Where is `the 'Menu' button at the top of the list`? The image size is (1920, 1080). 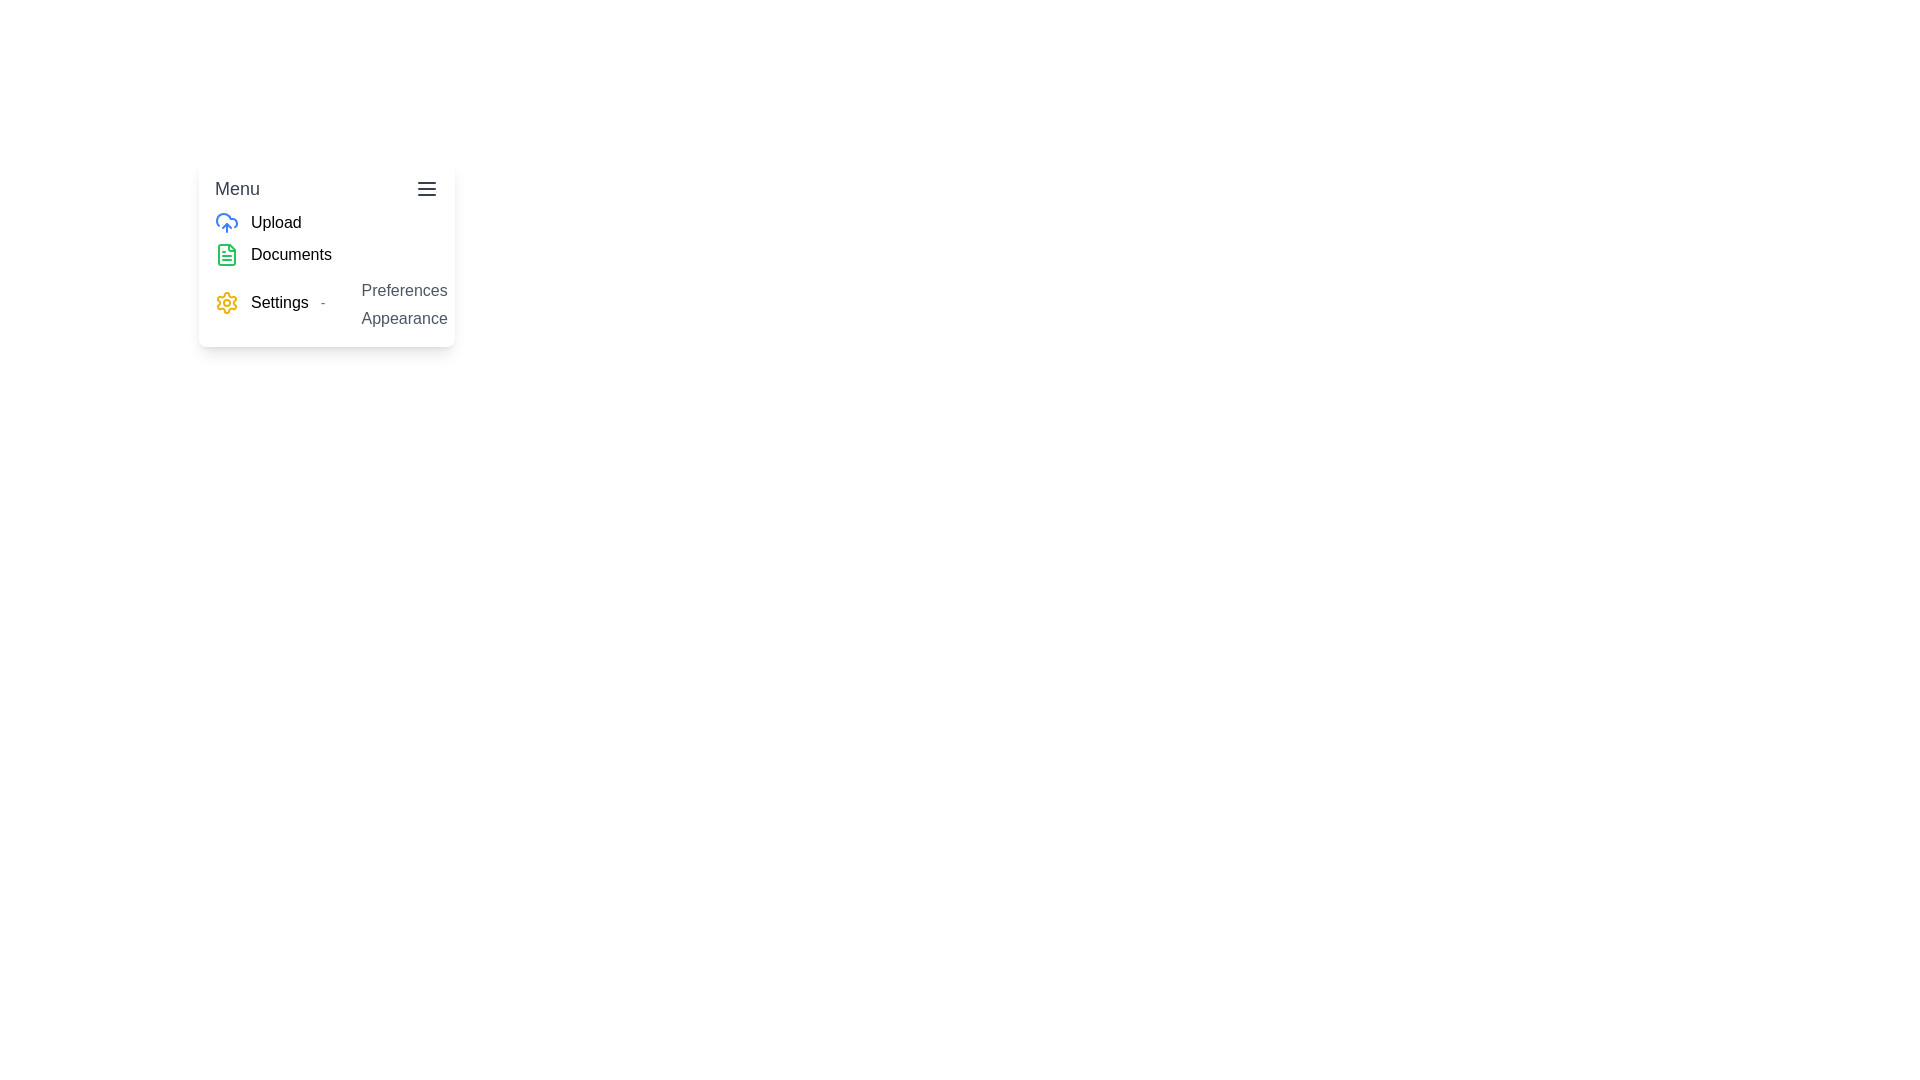 the 'Menu' button at the top of the list is located at coordinates (326, 189).